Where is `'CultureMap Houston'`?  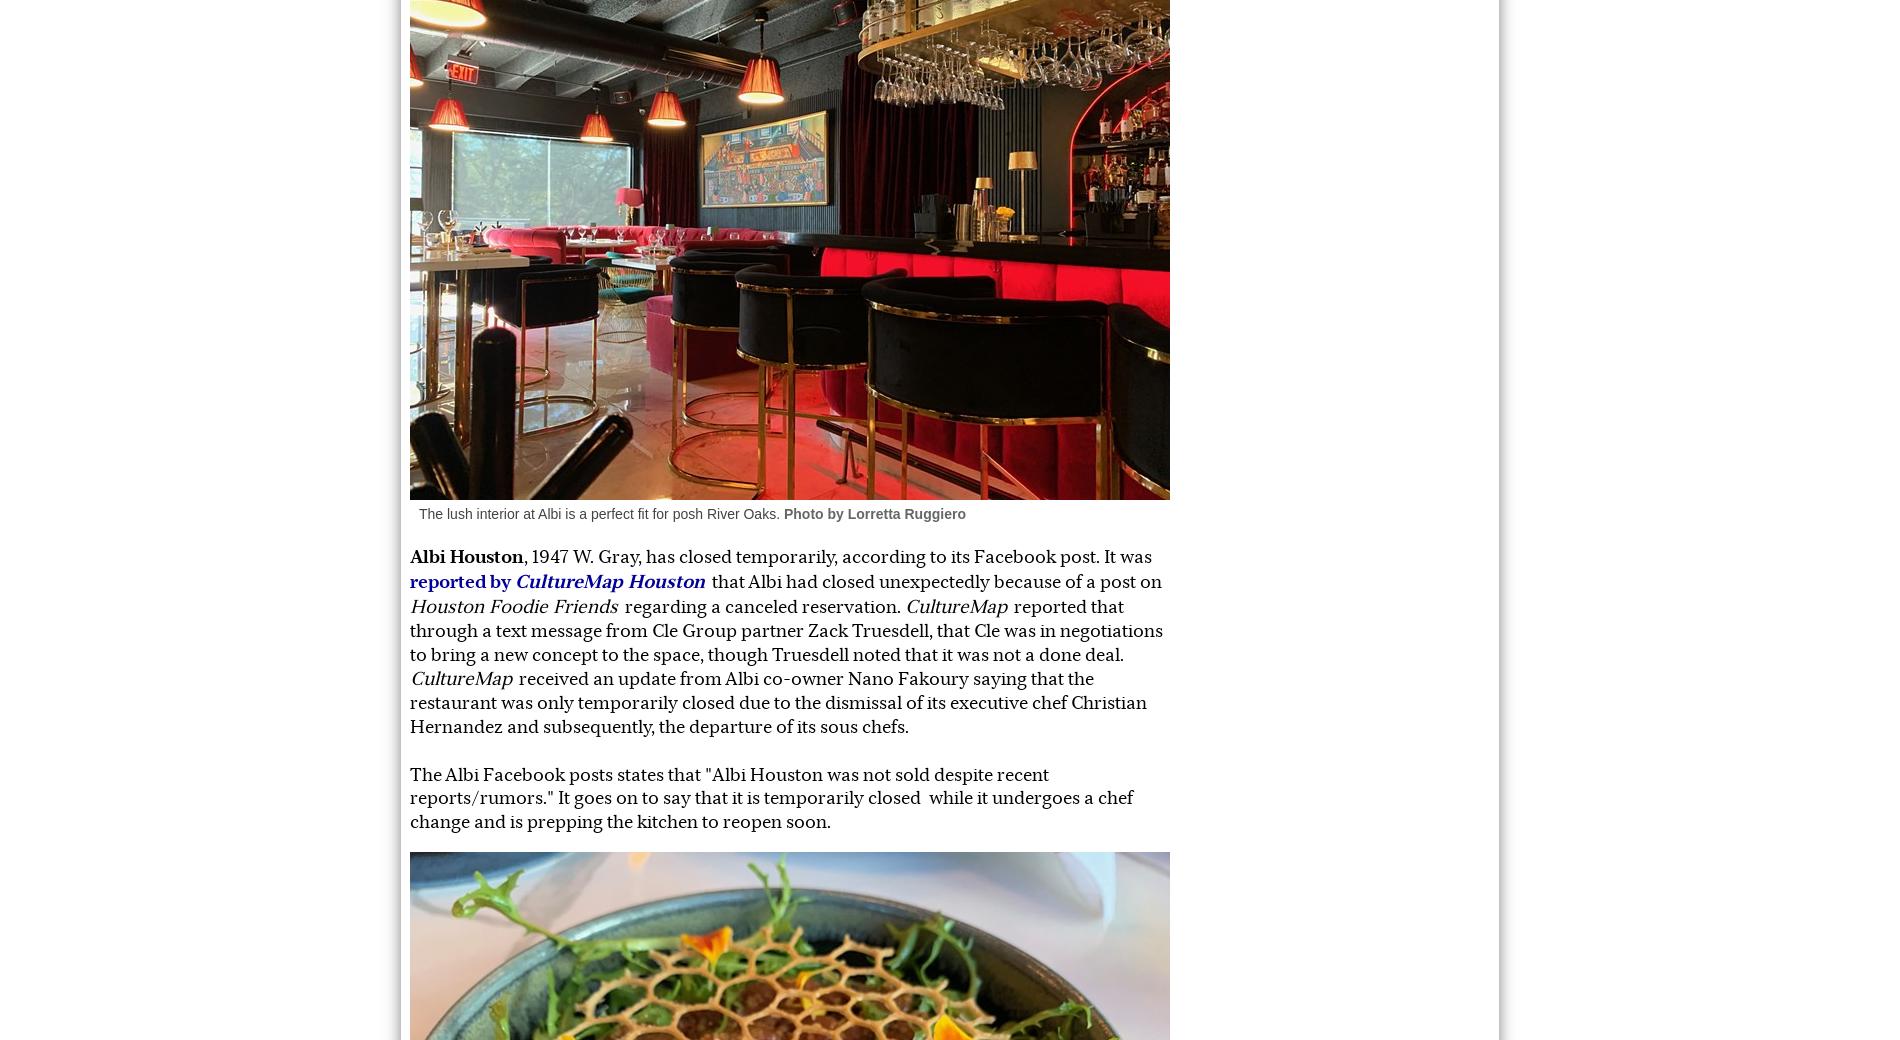
'CultureMap Houston' is located at coordinates (610, 580).